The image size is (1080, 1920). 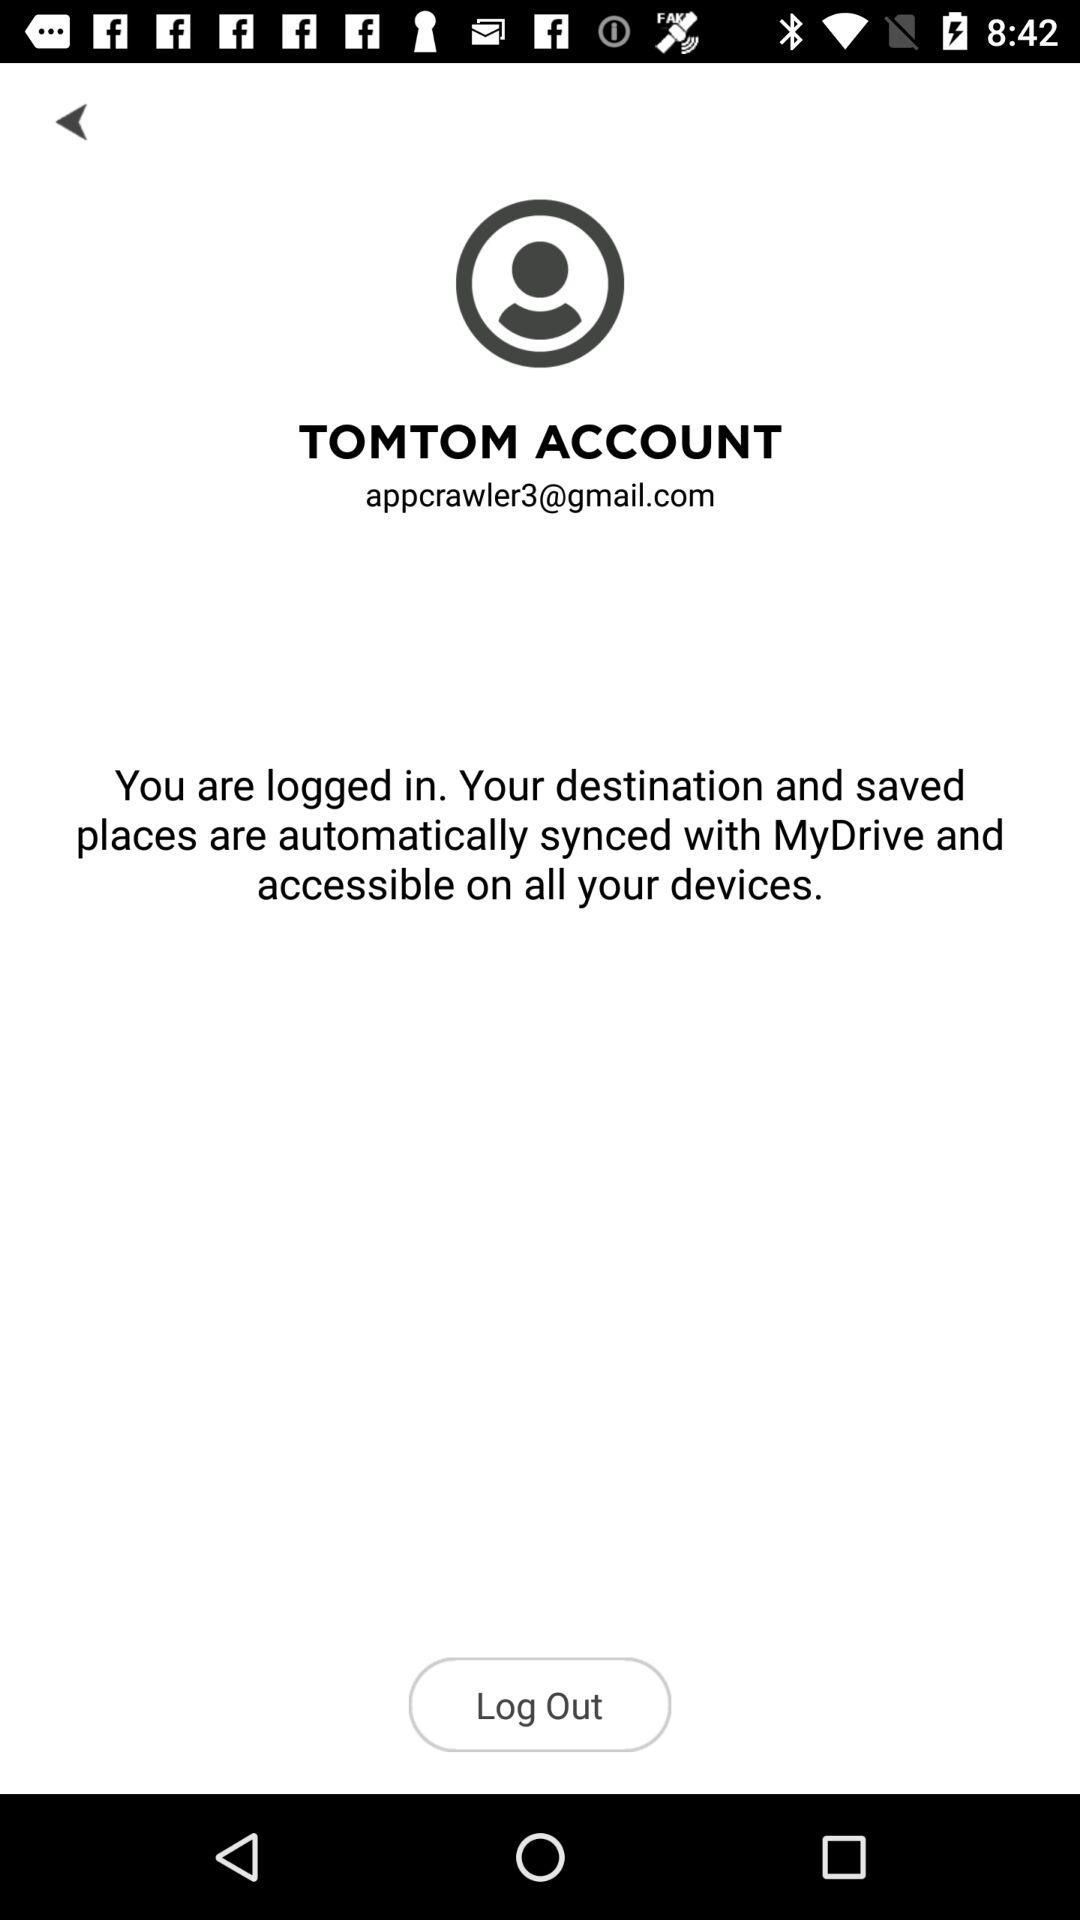 What do you see at coordinates (72, 119) in the screenshot?
I see `click on the arrow back` at bounding box center [72, 119].